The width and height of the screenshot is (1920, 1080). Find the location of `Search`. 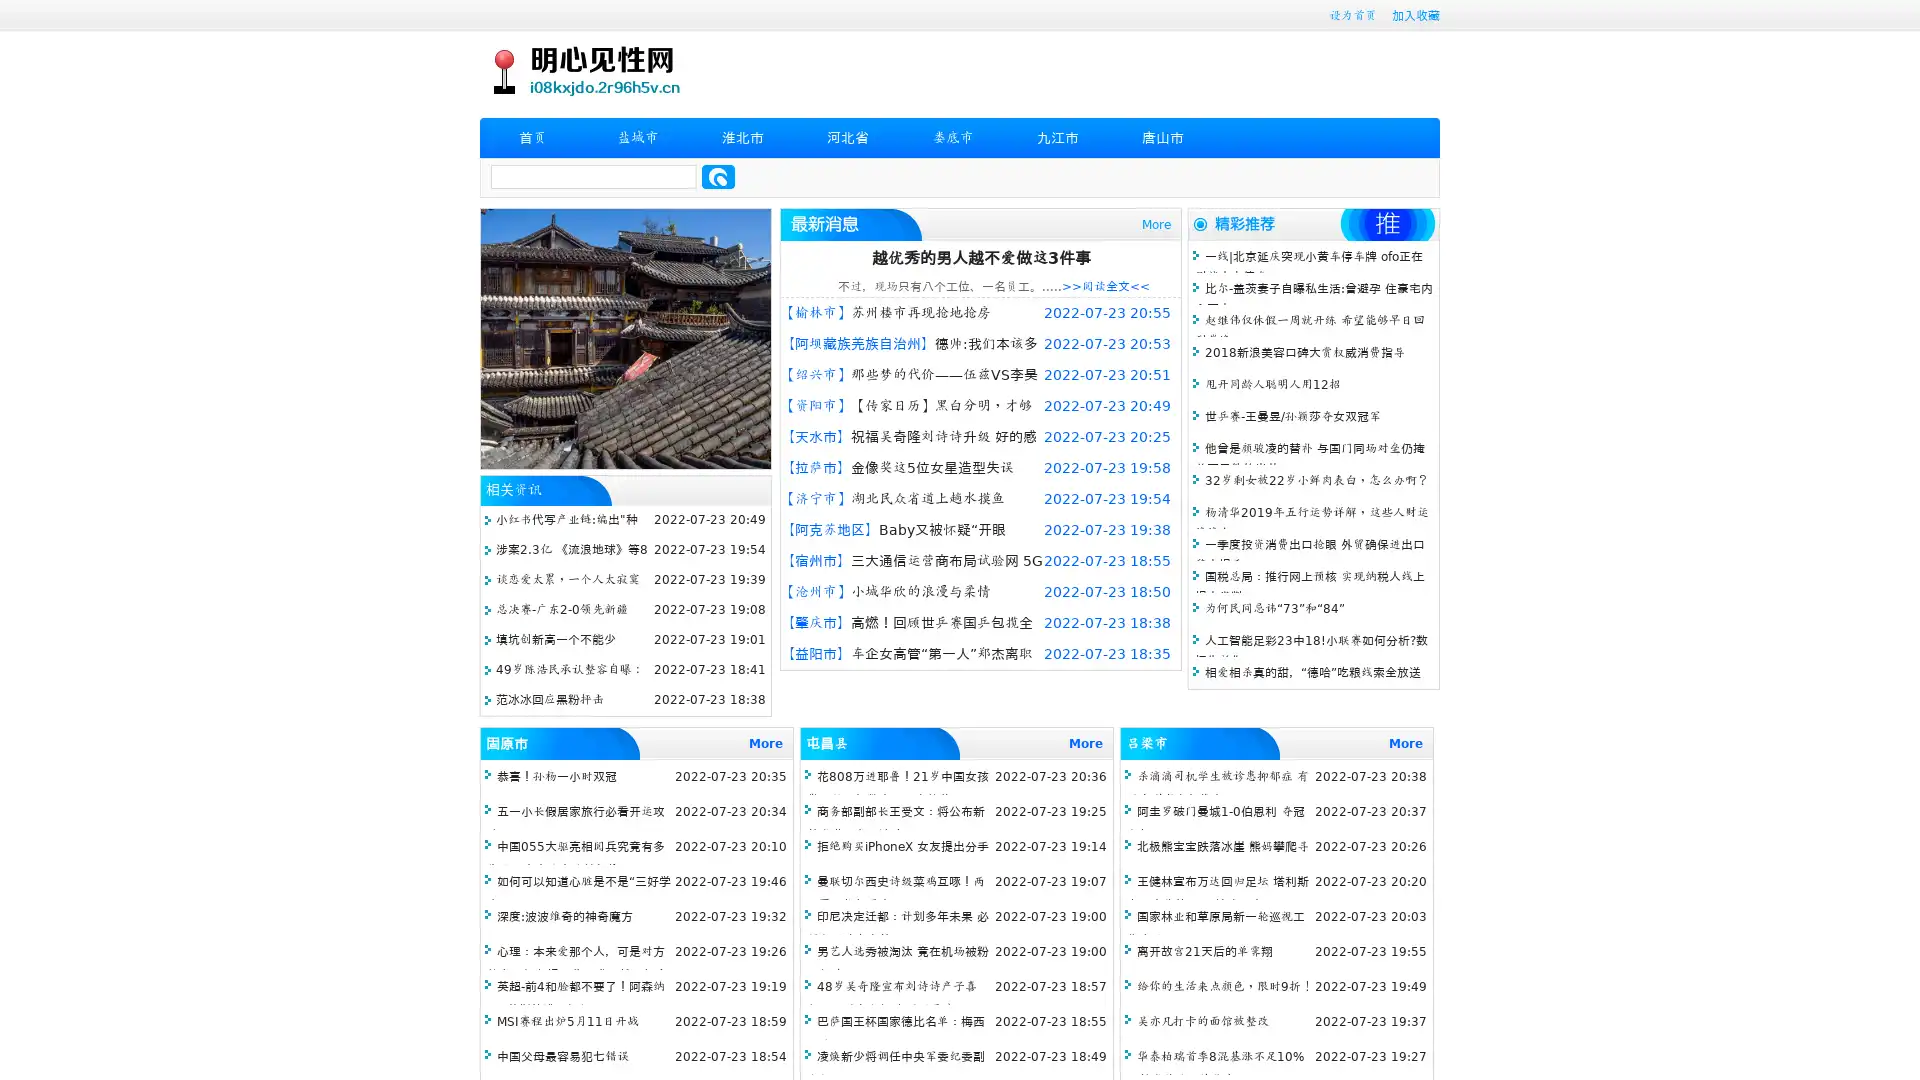

Search is located at coordinates (718, 176).